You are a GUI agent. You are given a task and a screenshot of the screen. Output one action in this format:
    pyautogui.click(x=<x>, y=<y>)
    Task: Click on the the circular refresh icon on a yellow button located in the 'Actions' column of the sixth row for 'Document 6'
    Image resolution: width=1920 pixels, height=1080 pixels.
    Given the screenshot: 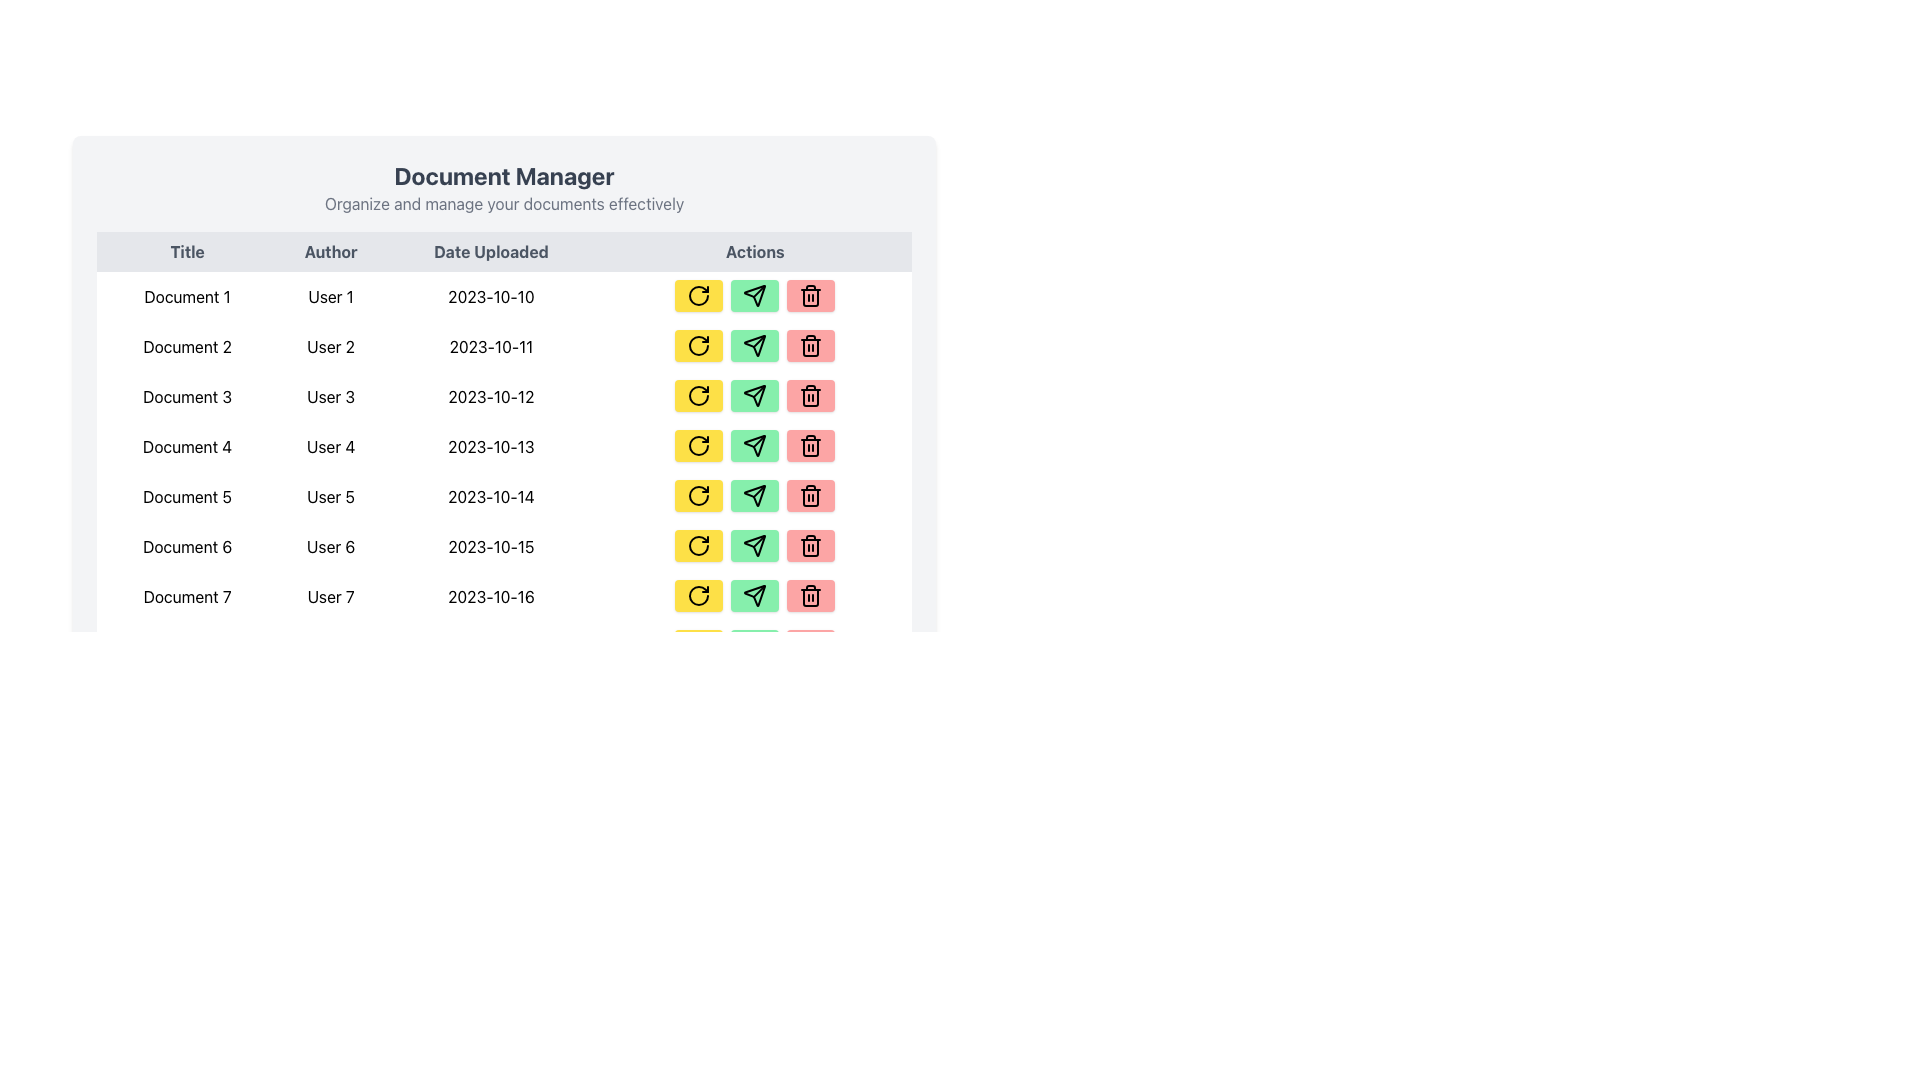 What is the action you would take?
    pyautogui.click(x=699, y=546)
    